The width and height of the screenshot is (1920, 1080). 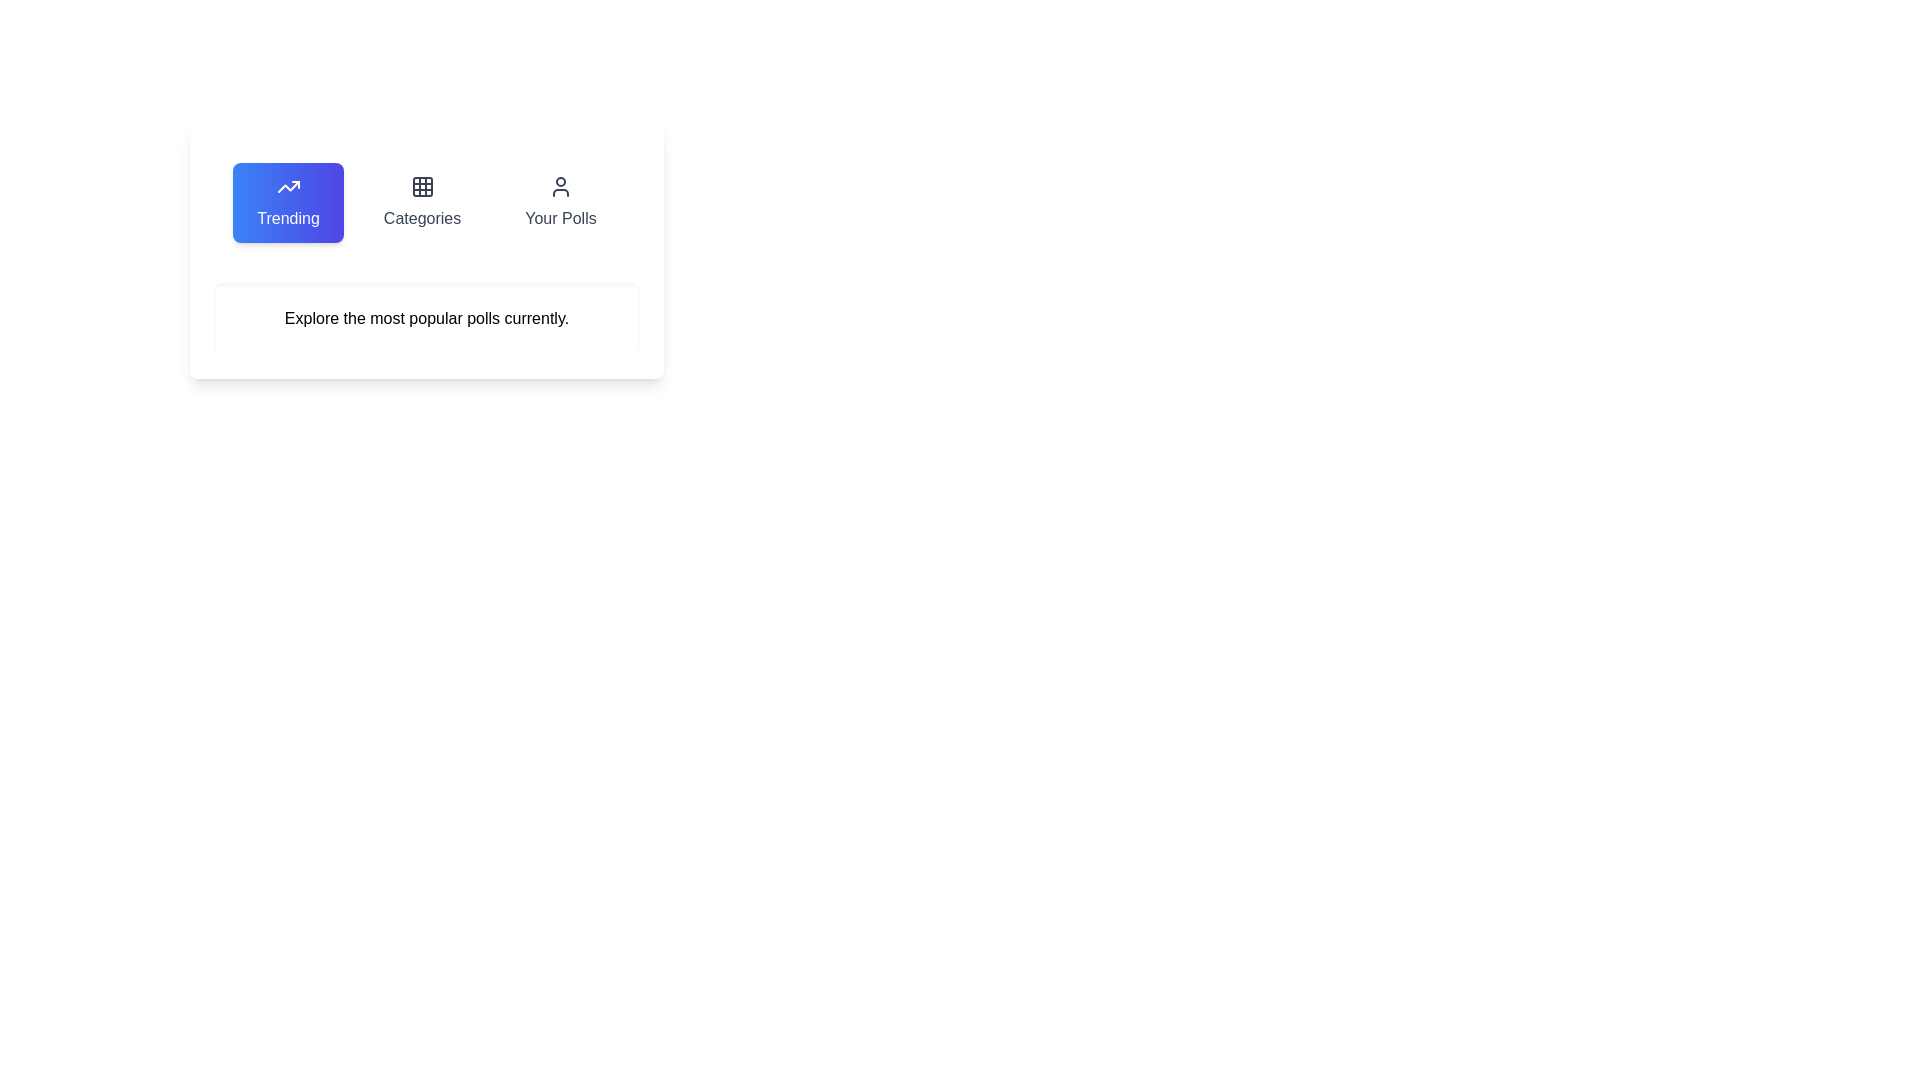 What do you see at coordinates (560, 203) in the screenshot?
I see `the tab labeled 'Your Polls' to switch to the corresponding section` at bounding box center [560, 203].